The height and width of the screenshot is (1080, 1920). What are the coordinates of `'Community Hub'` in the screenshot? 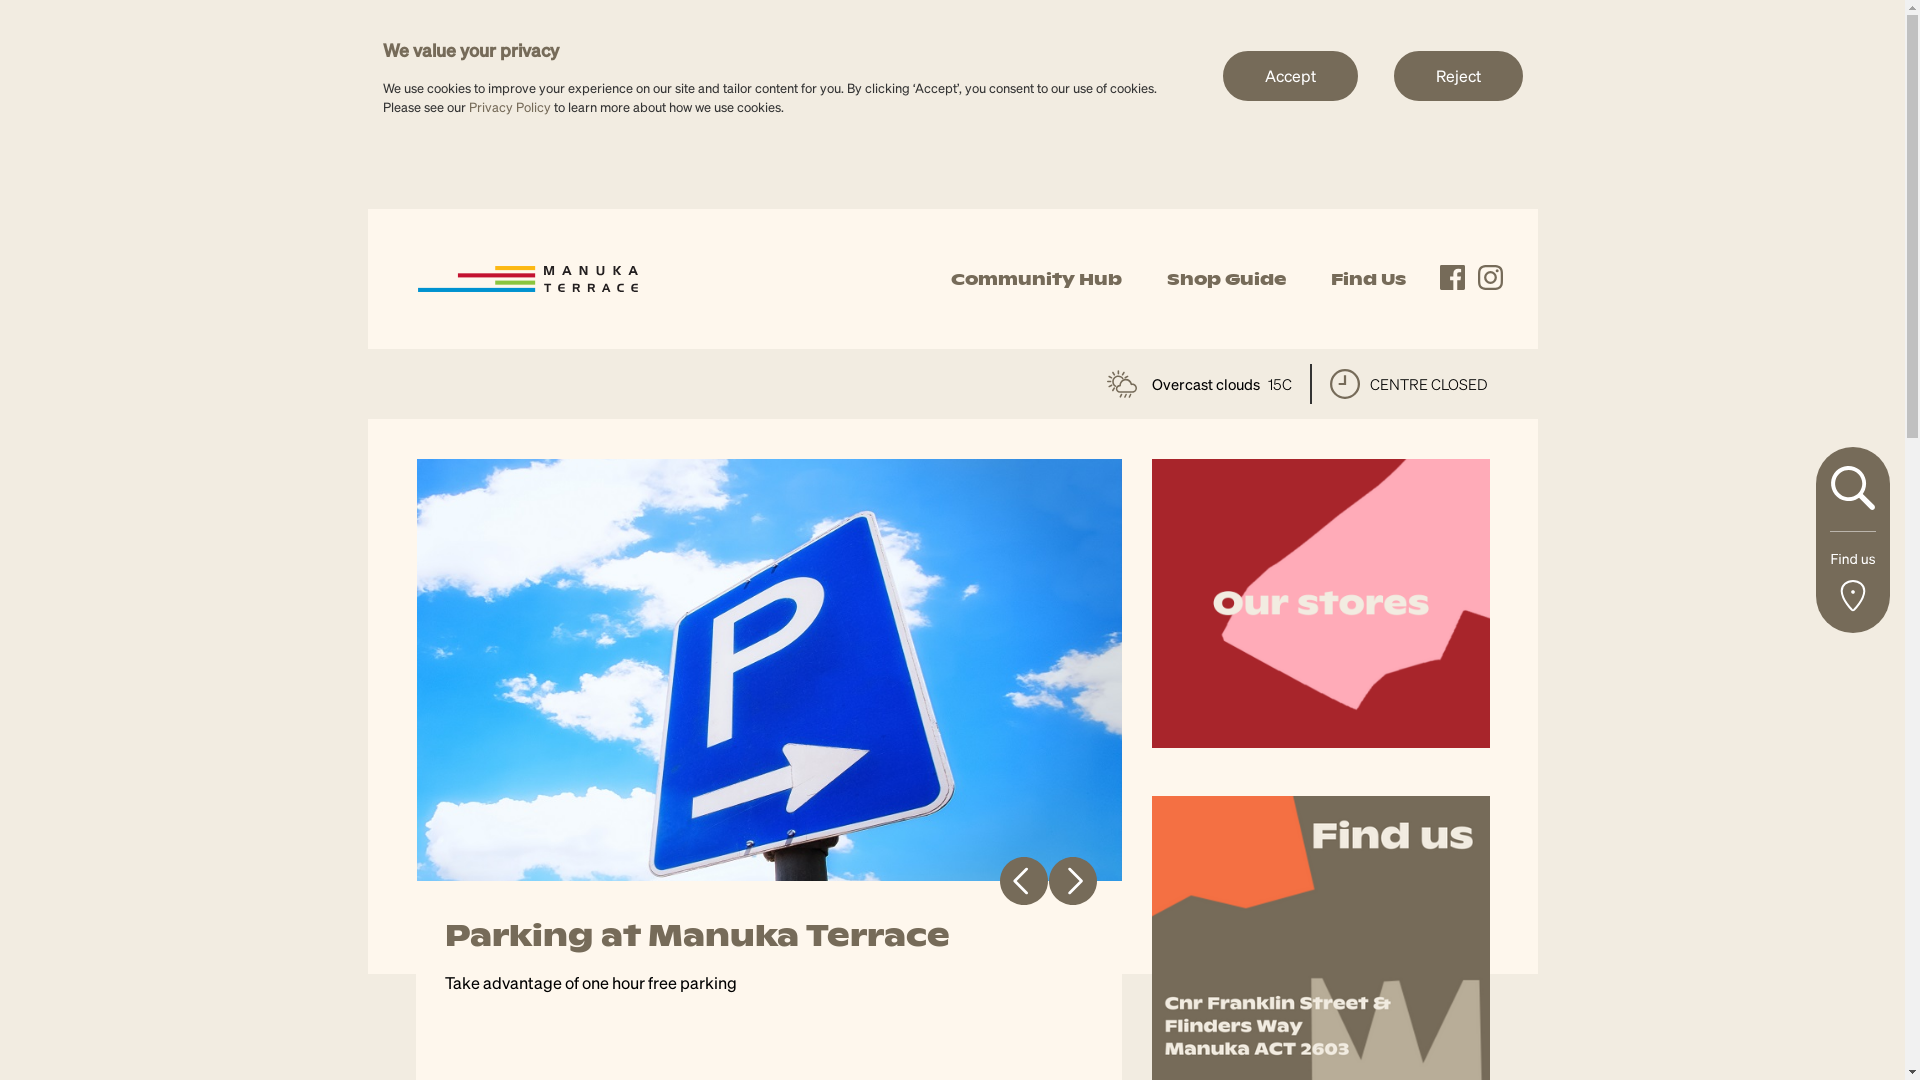 It's located at (1035, 279).